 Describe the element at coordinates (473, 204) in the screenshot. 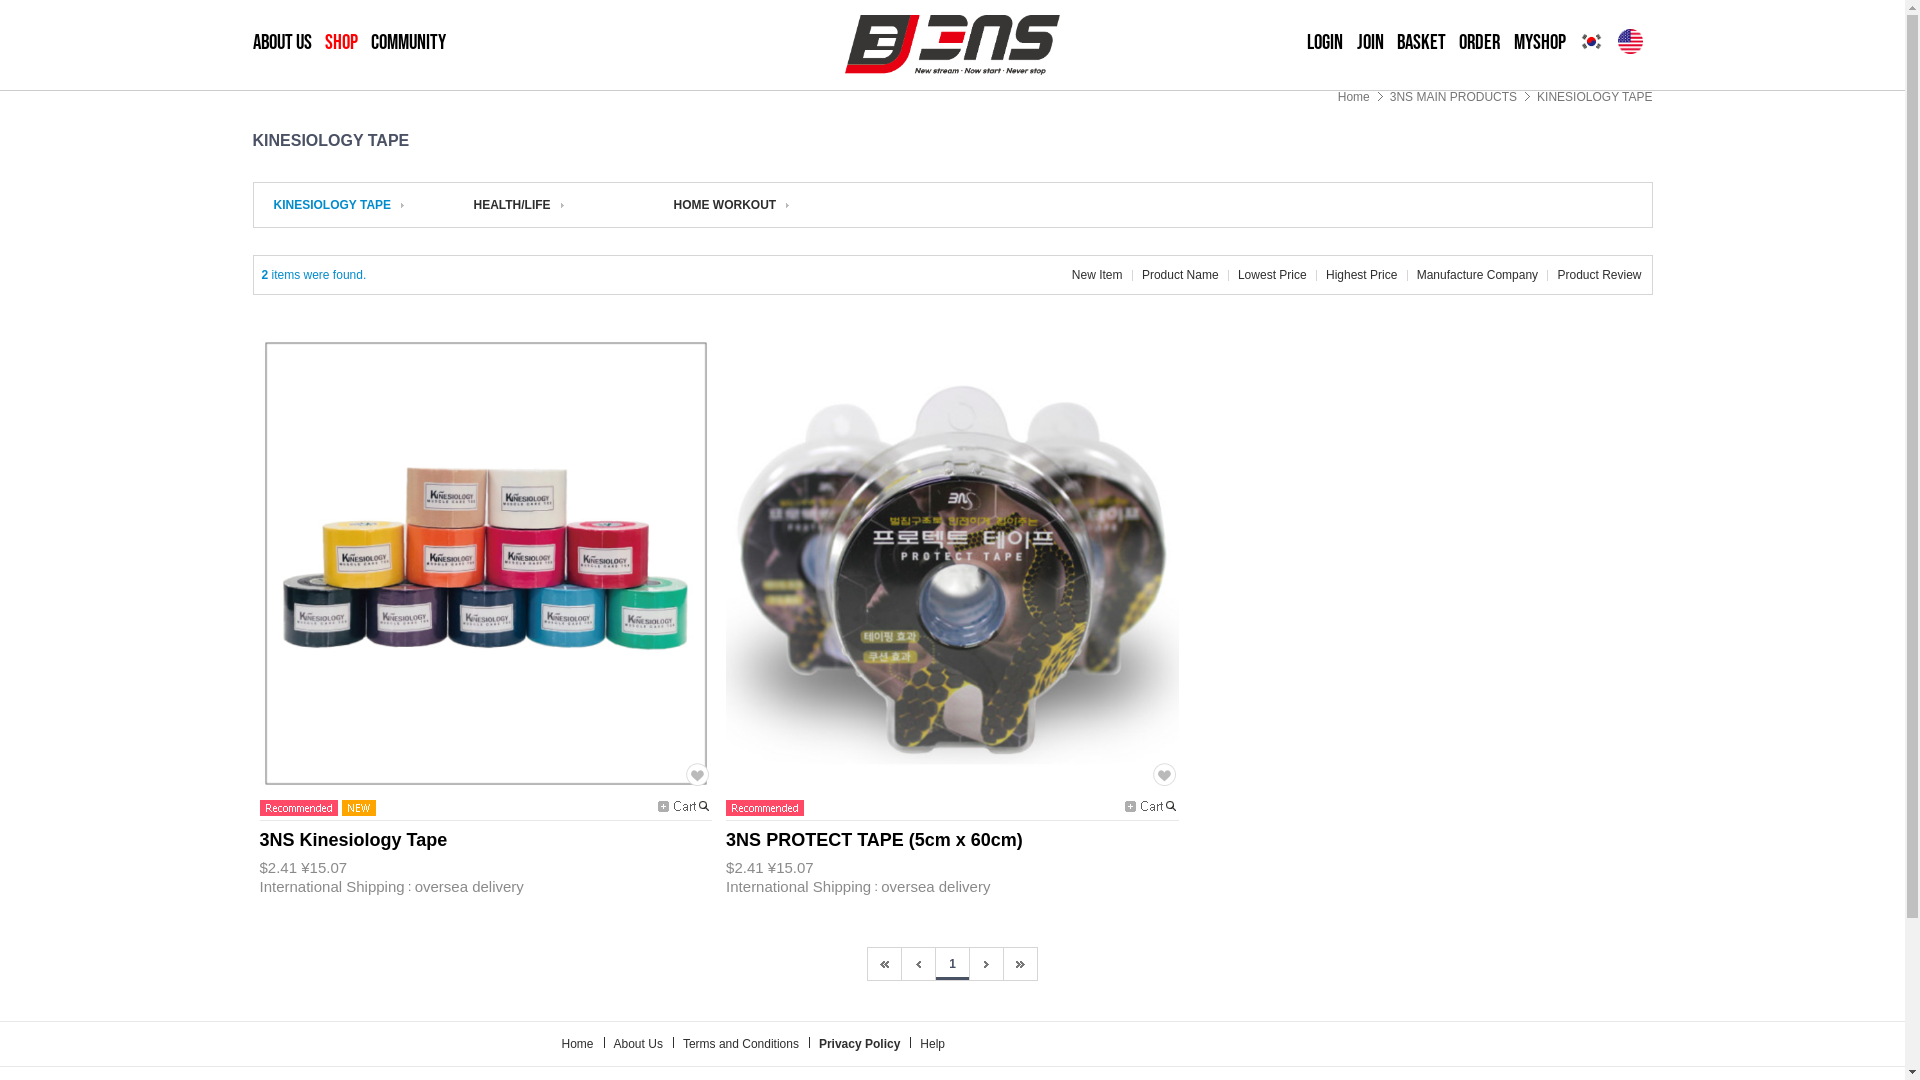

I see `'HEALTH/LIFE'` at that location.